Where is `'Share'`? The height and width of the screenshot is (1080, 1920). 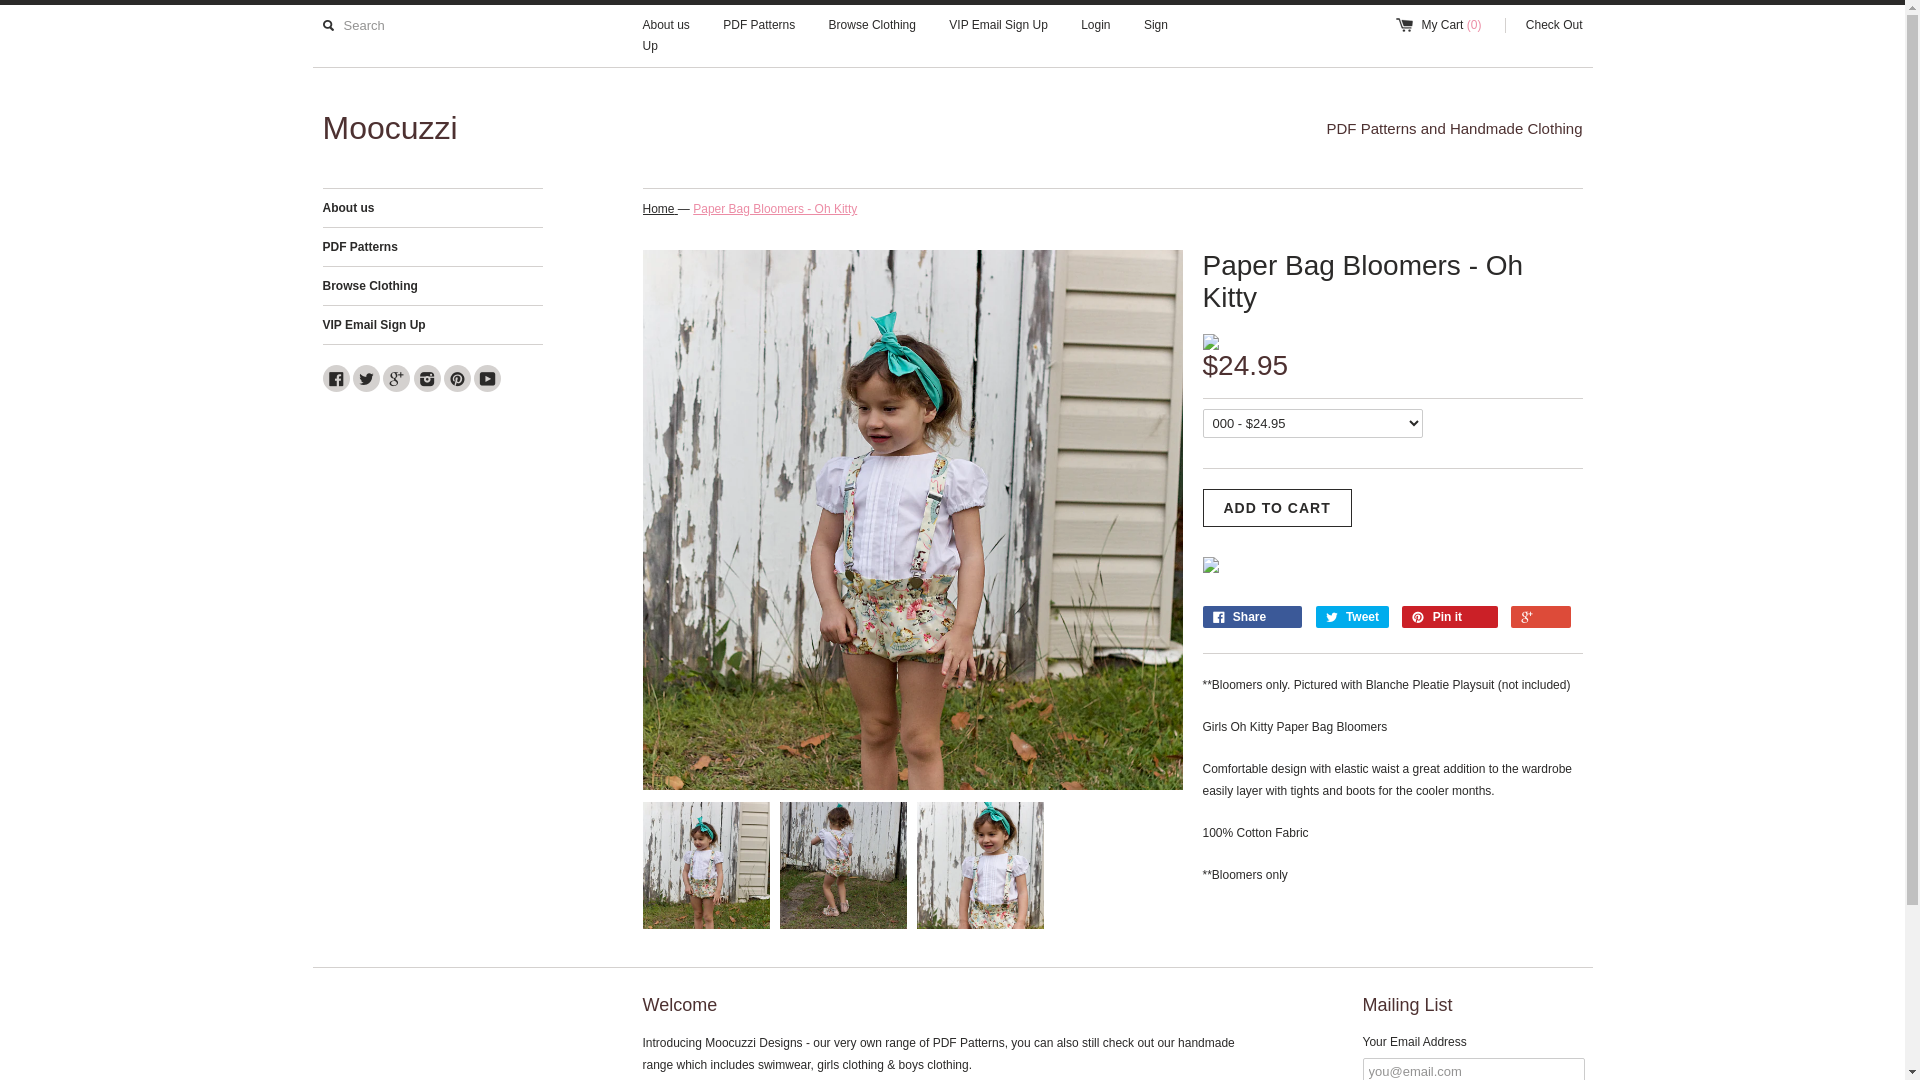
'Share' is located at coordinates (1200, 616).